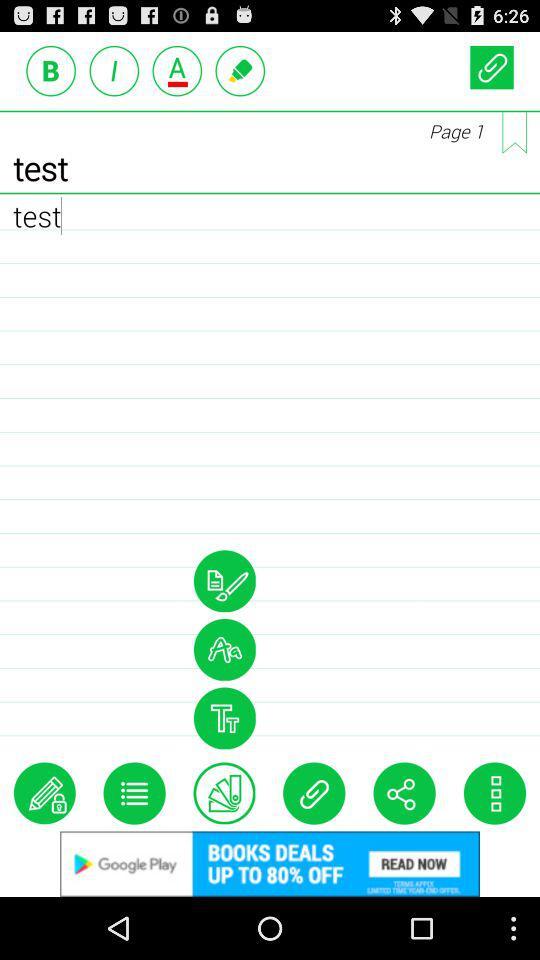  Describe the element at coordinates (134, 848) in the screenshot. I see `the list icon` at that location.